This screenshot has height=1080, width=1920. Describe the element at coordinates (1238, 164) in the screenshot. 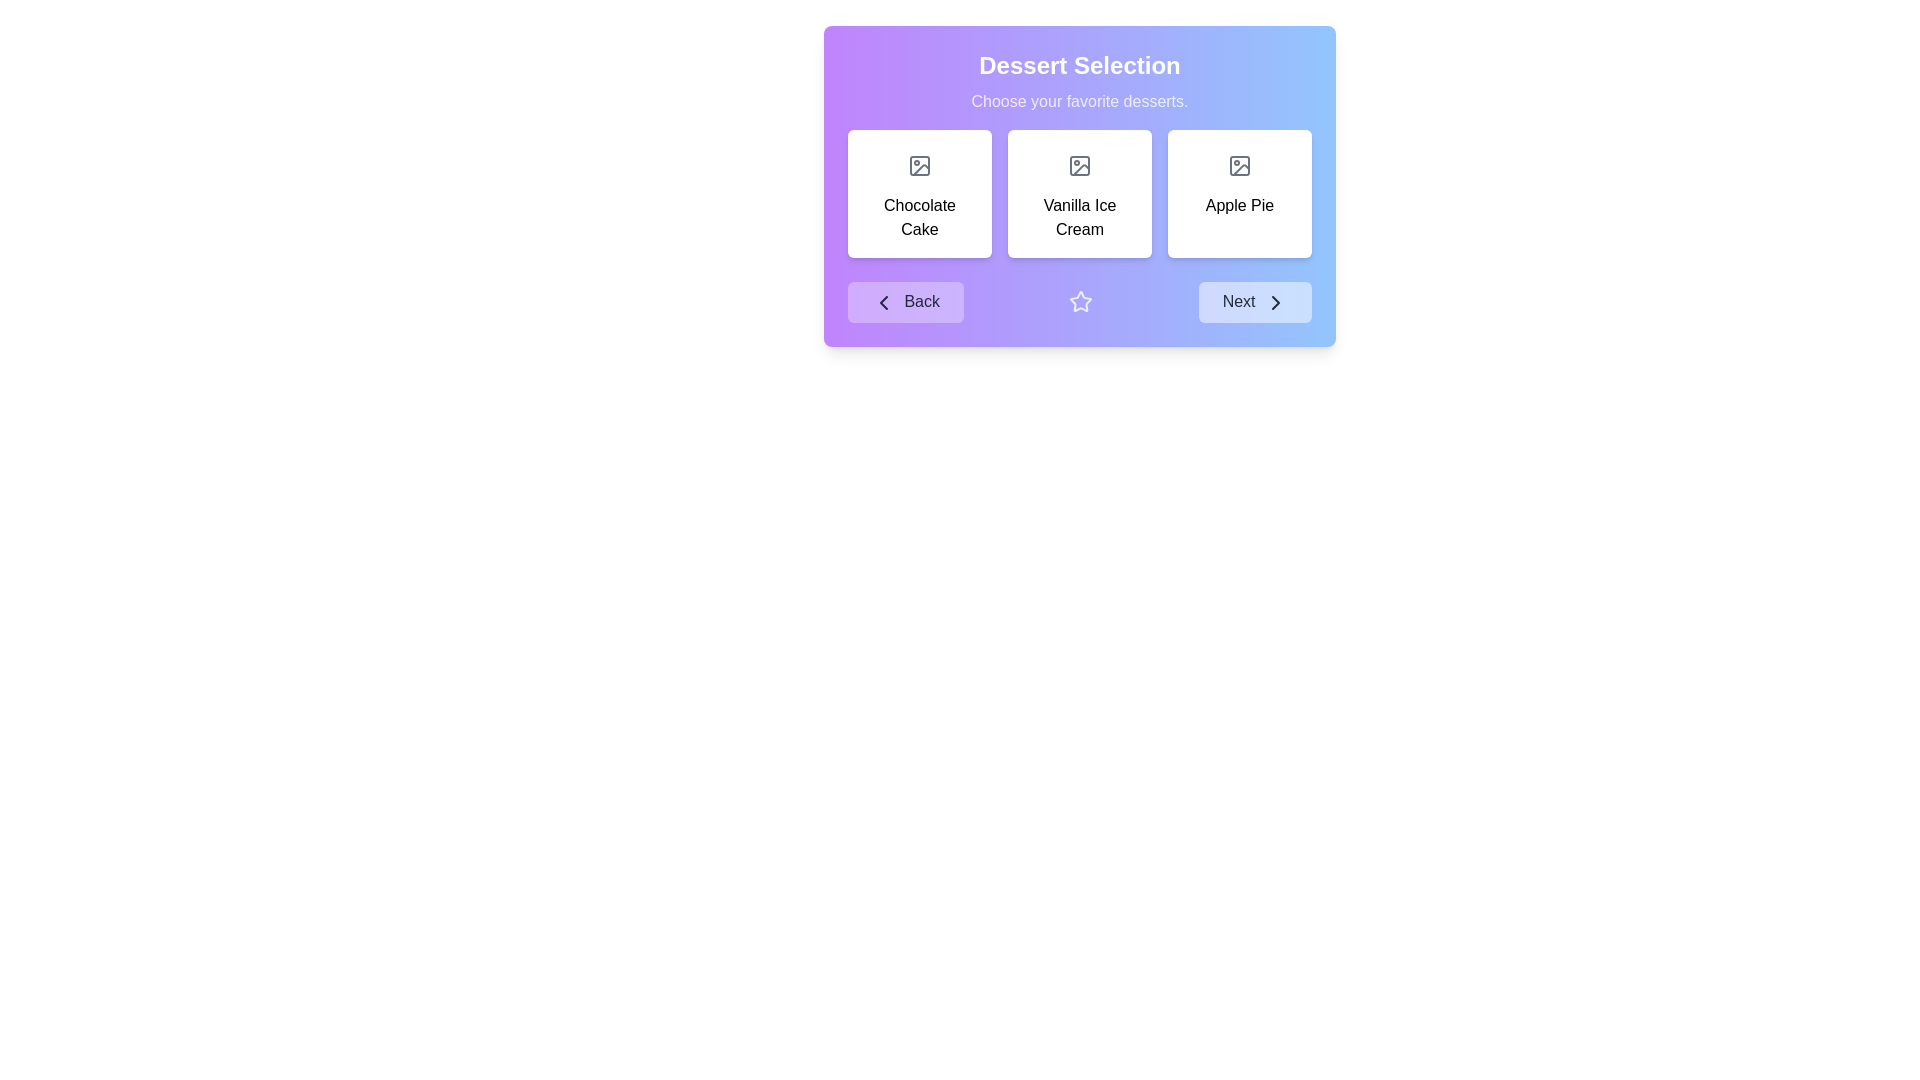

I see `the decorative placeholder for an image or media content located in the third card under the 'Apple Pie' label, which is the rightmost card in a row of three` at that location.